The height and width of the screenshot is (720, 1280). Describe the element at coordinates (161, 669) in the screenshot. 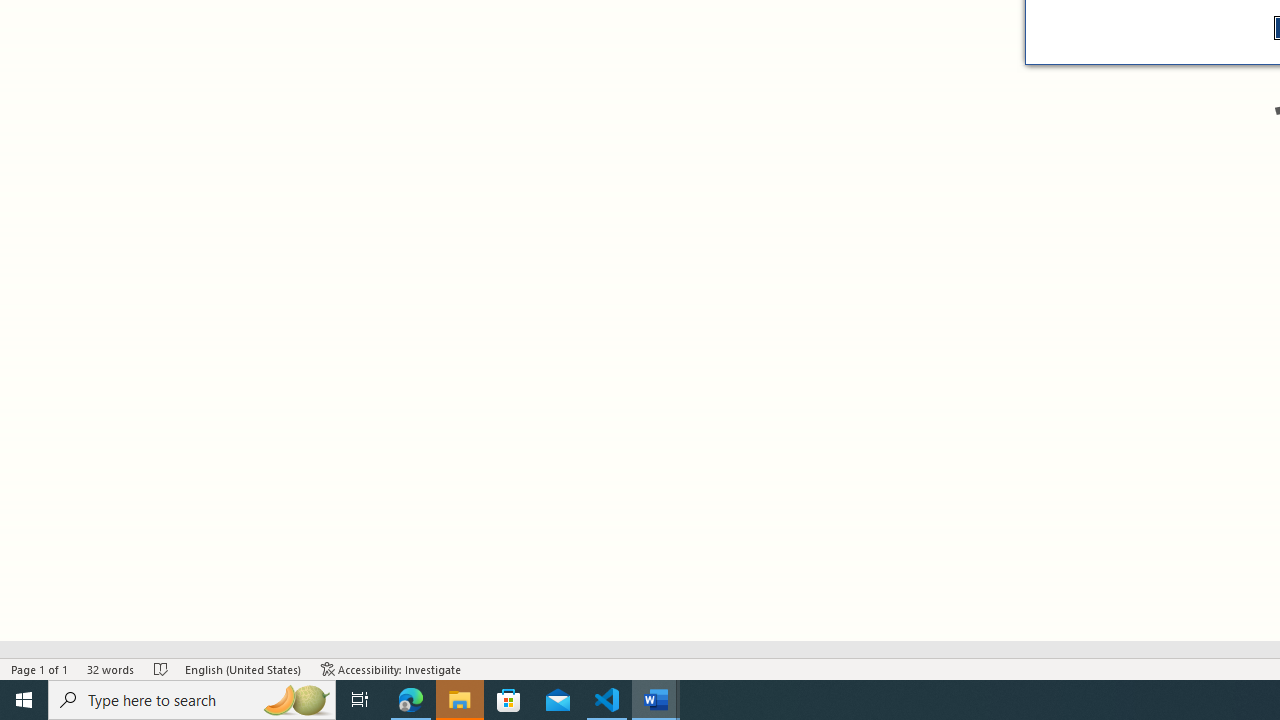

I see `'Spelling and Grammar Check No Errors'` at that location.